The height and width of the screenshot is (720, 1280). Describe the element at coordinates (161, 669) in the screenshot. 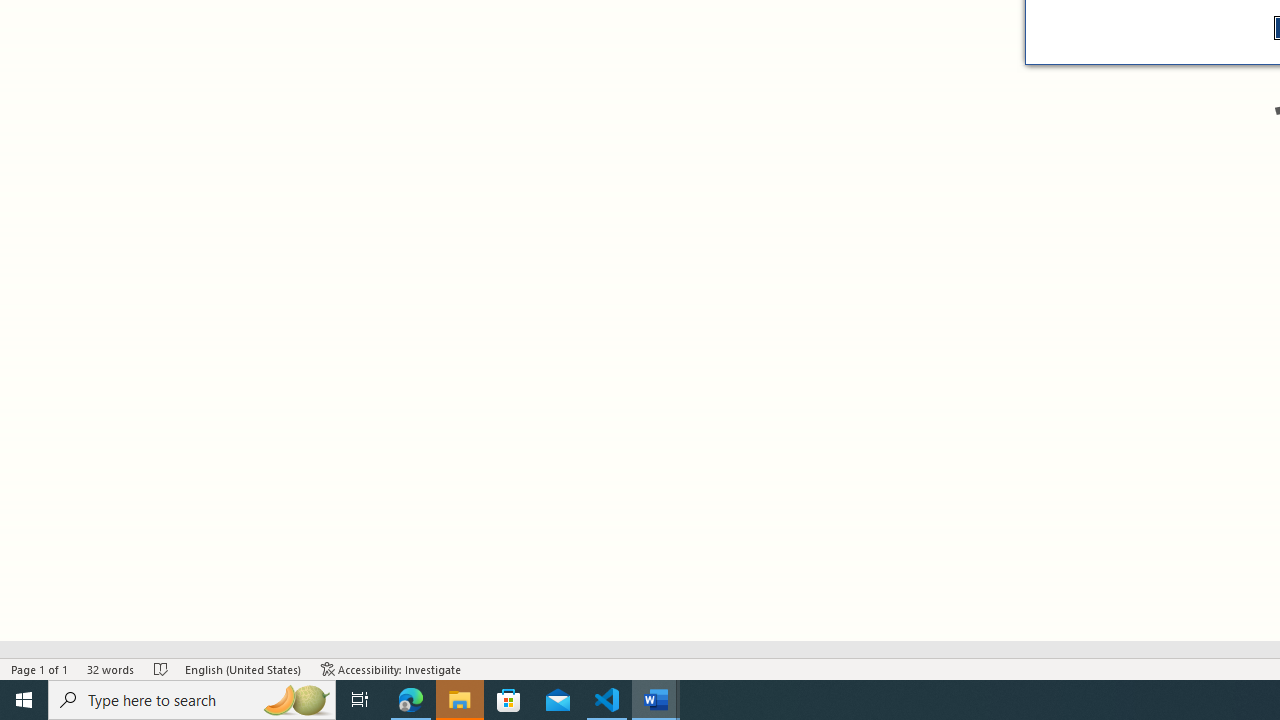

I see `'Spelling and Grammar Check No Errors'` at that location.